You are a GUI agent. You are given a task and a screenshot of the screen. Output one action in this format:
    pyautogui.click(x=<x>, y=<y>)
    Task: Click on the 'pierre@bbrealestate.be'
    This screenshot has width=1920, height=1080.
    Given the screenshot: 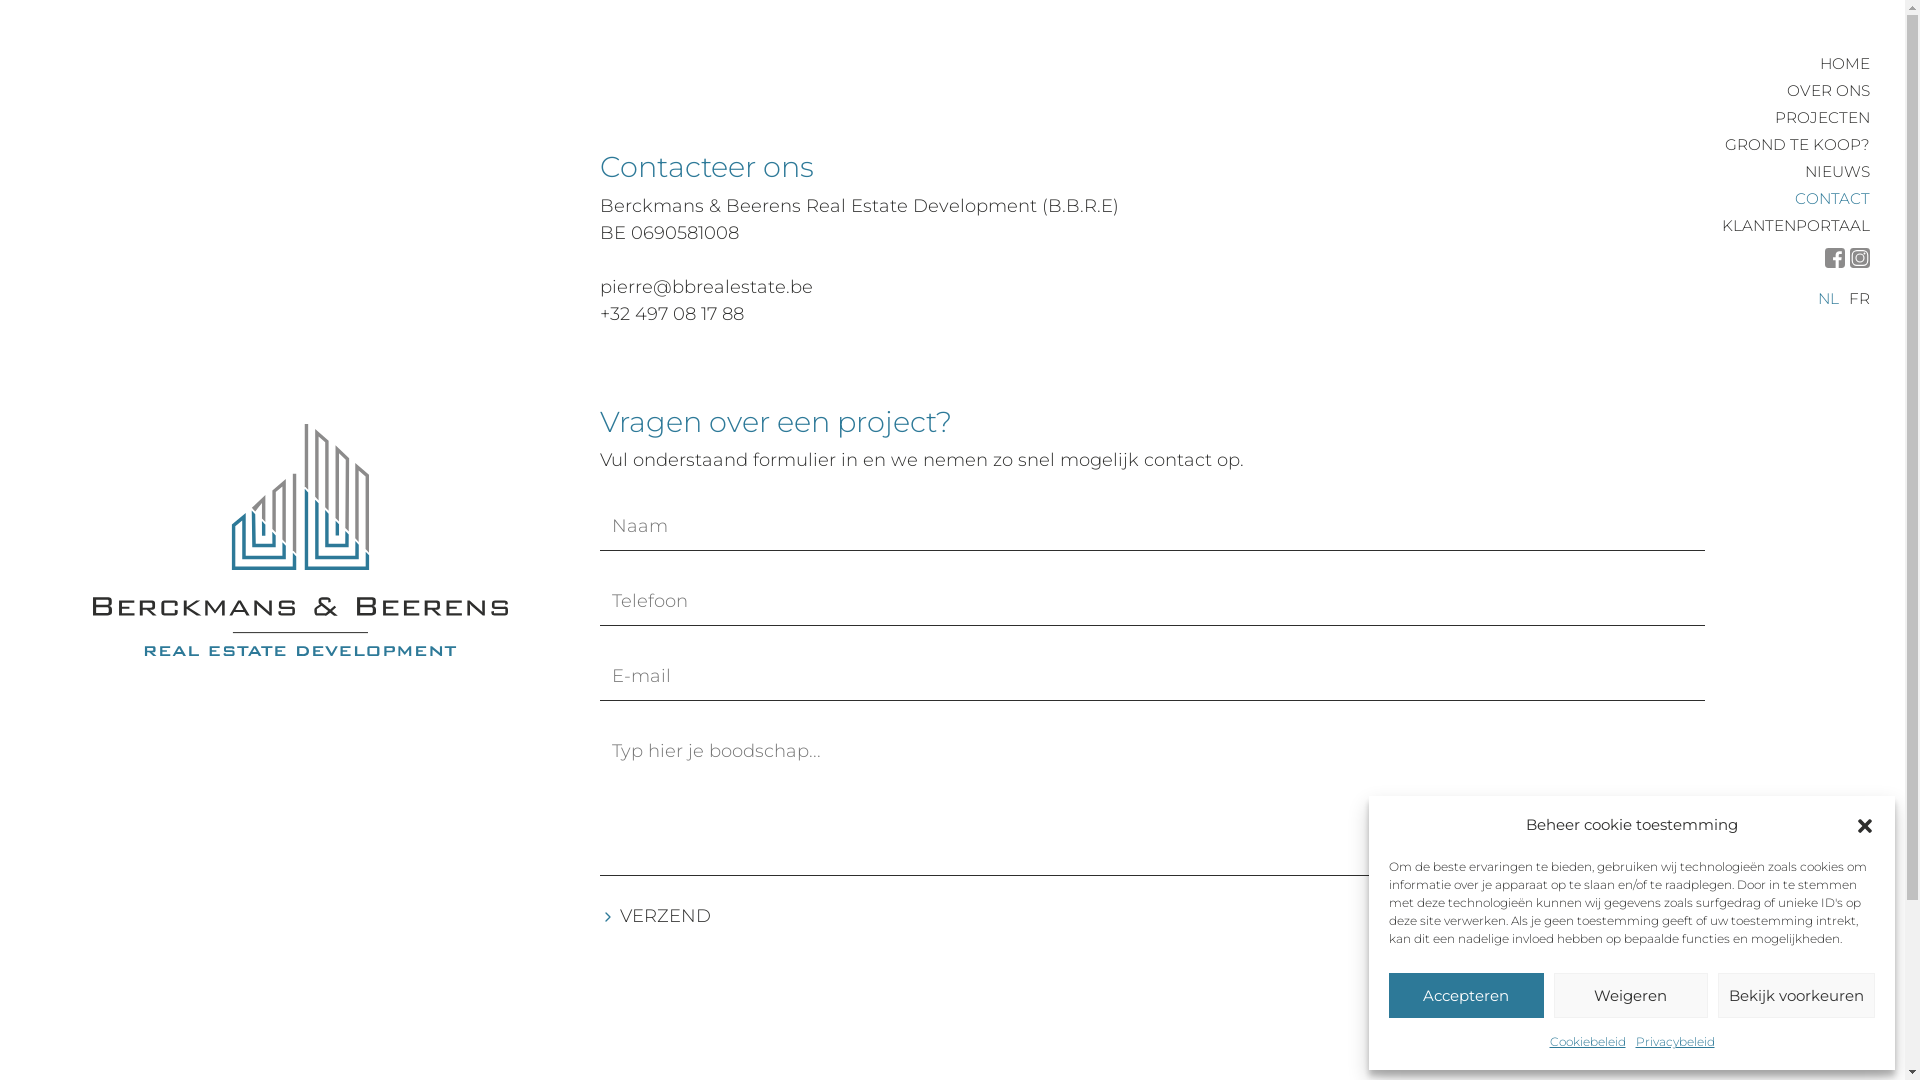 What is the action you would take?
    pyautogui.click(x=706, y=286)
    